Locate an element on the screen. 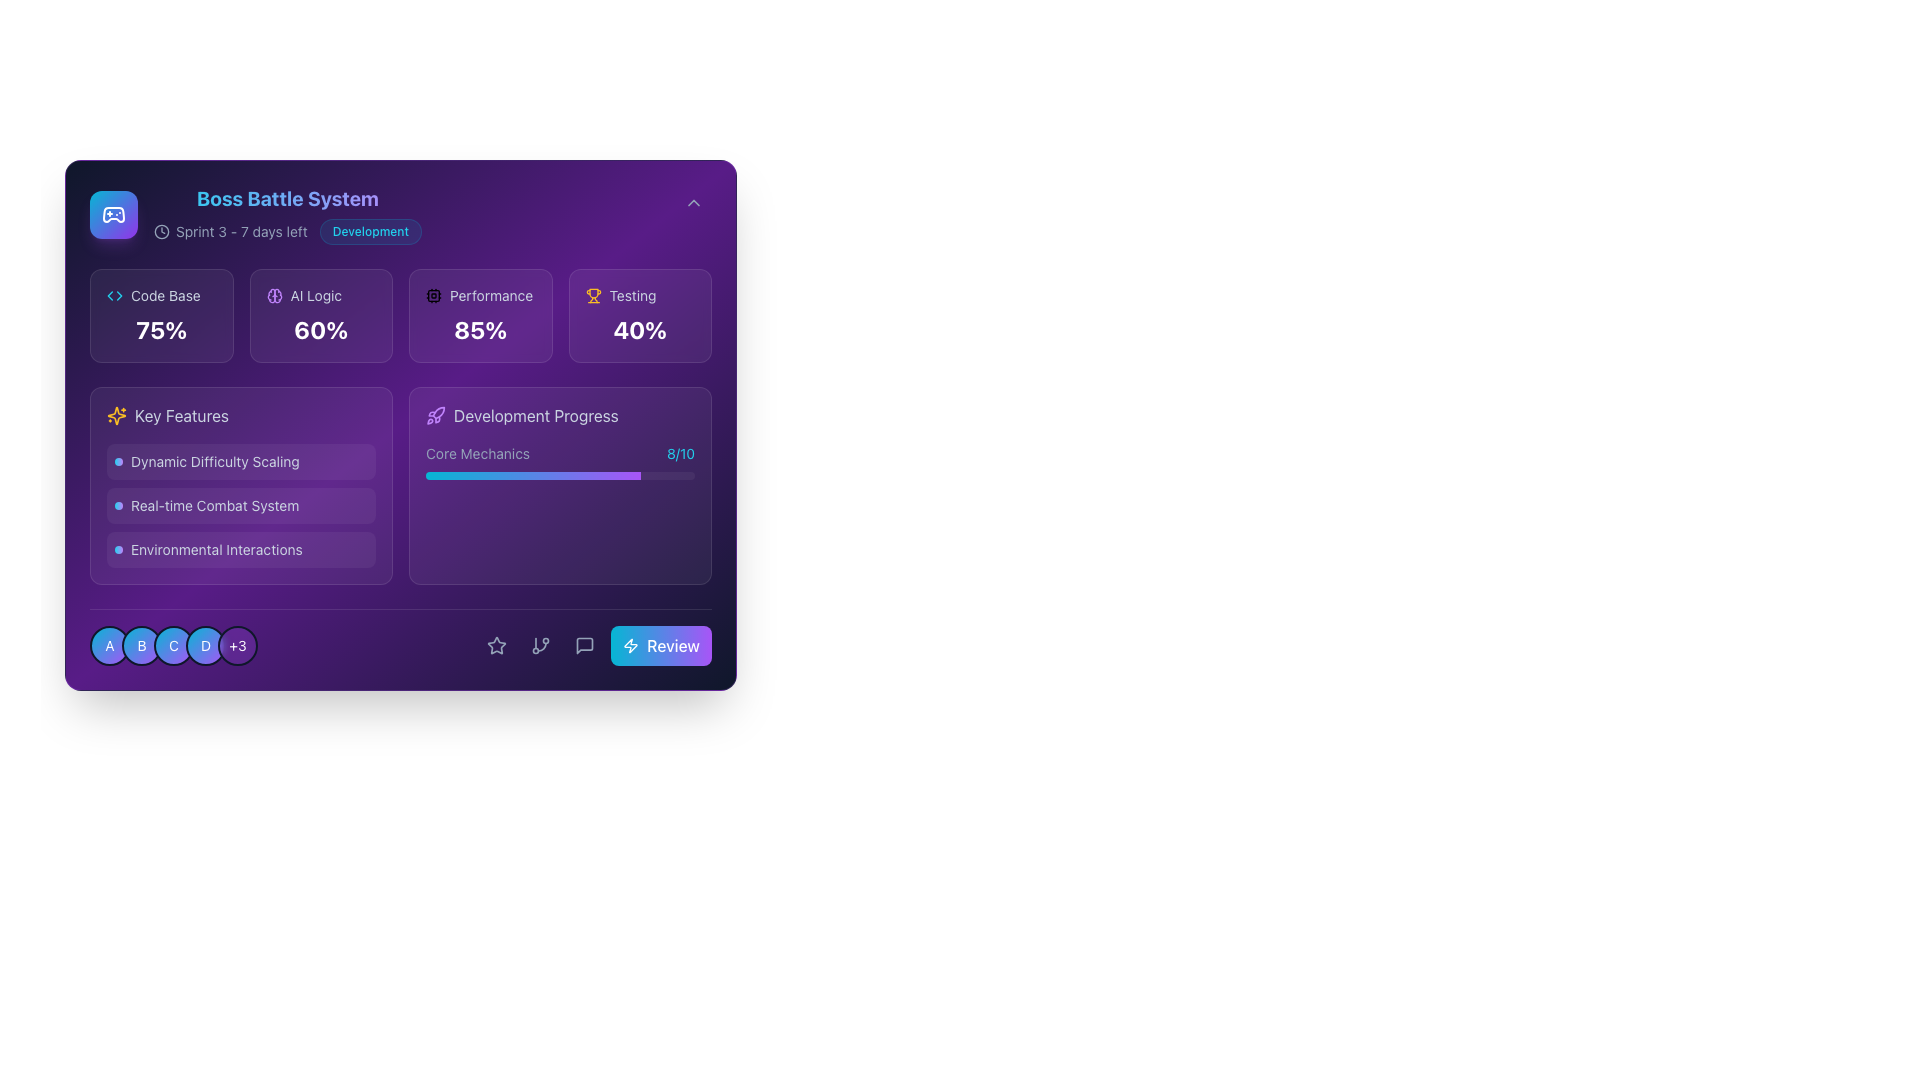 The height and width of the screenshot is (1080, 1920). text 'Sprint 3 - 7 days left' accompanied by a clock icon, which is located near the top of the user interface, to the left of the 'Development' label is located at coordinates (230, 230).